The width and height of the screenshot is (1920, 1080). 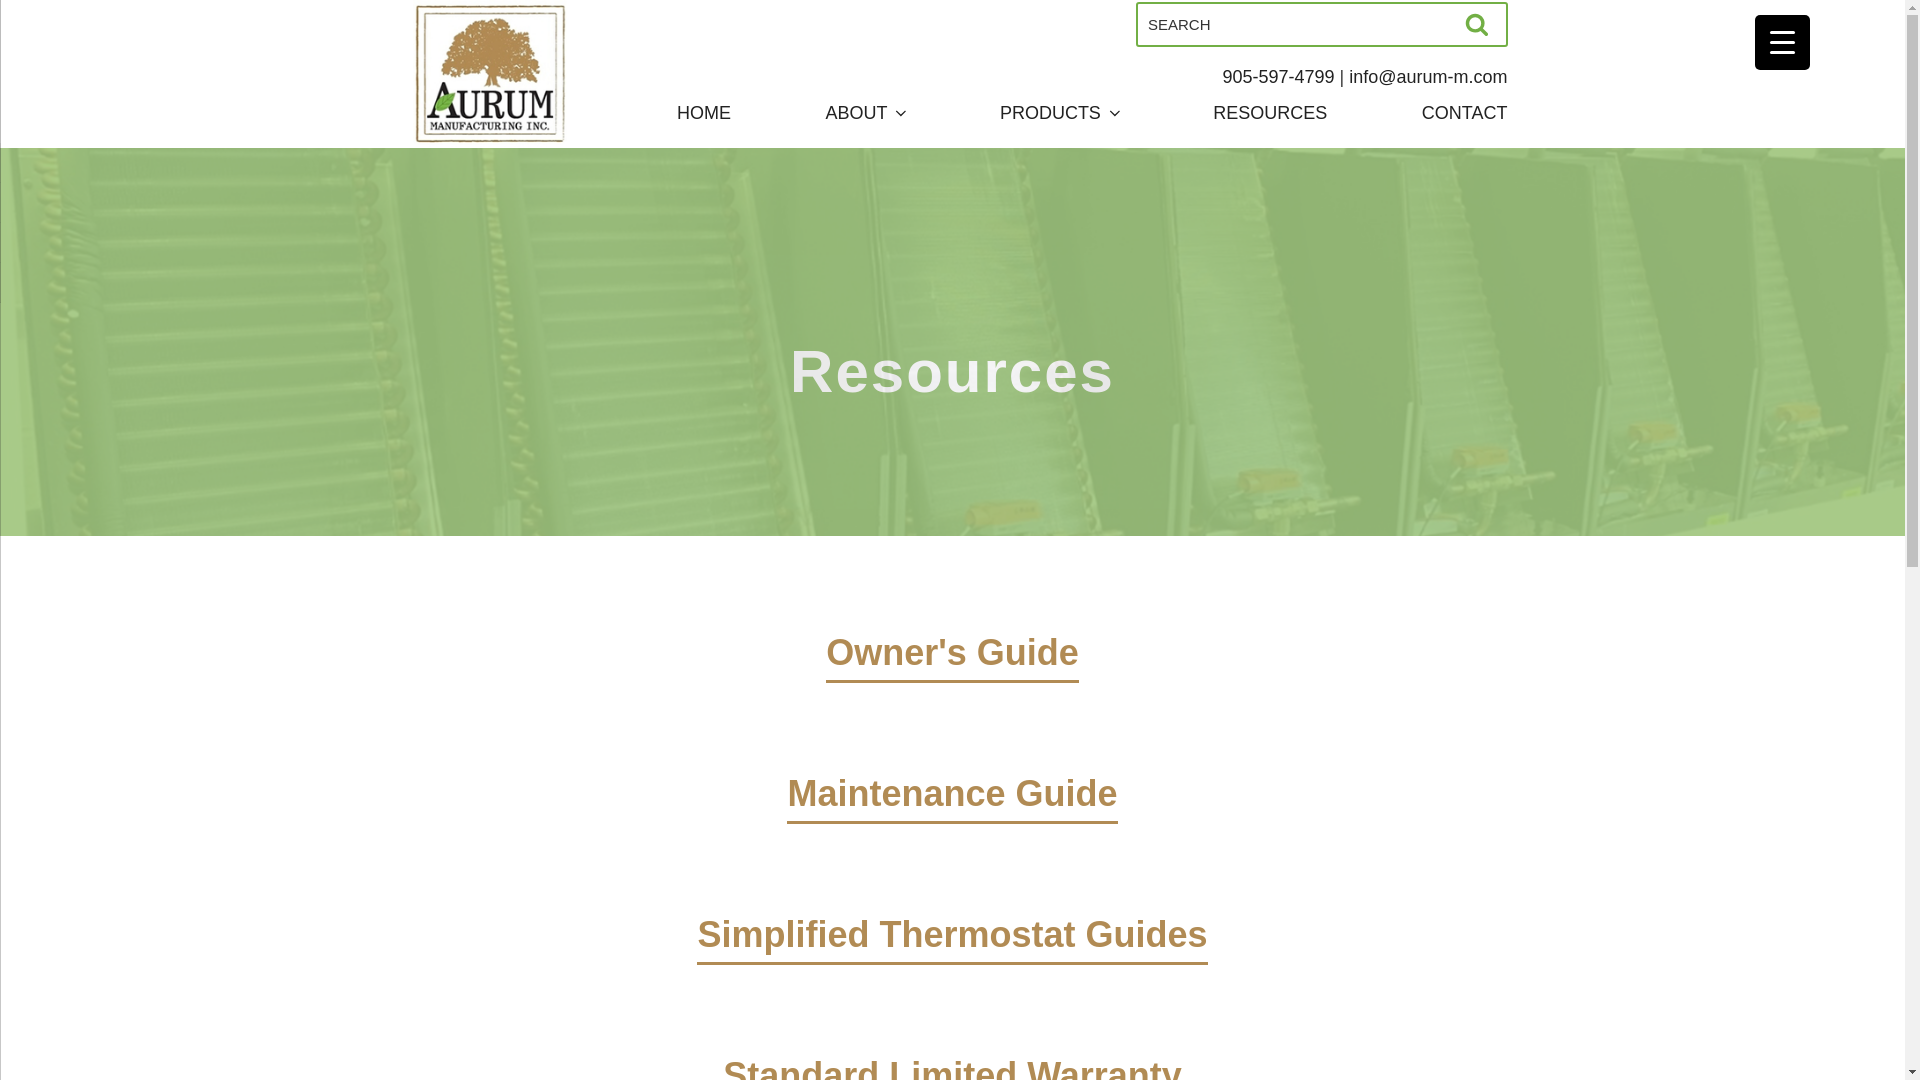 What do you see at coordinates (950, 962) in the screenshot?
I see `'Simplified Thermostat Guides'` at bounding box center [950, 962].